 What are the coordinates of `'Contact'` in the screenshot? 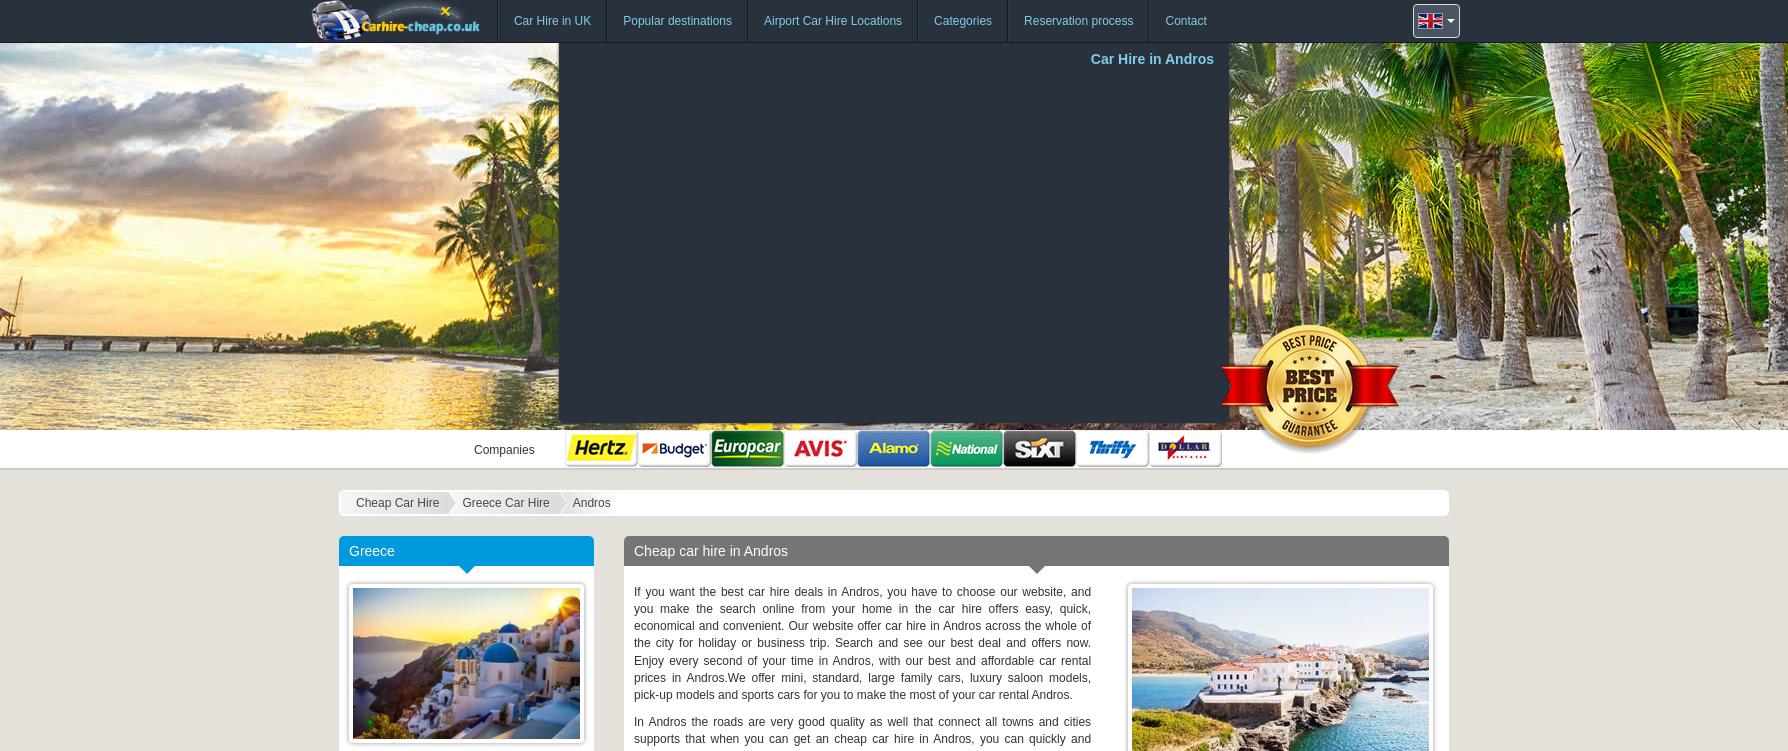 It's located at (1164, 21).